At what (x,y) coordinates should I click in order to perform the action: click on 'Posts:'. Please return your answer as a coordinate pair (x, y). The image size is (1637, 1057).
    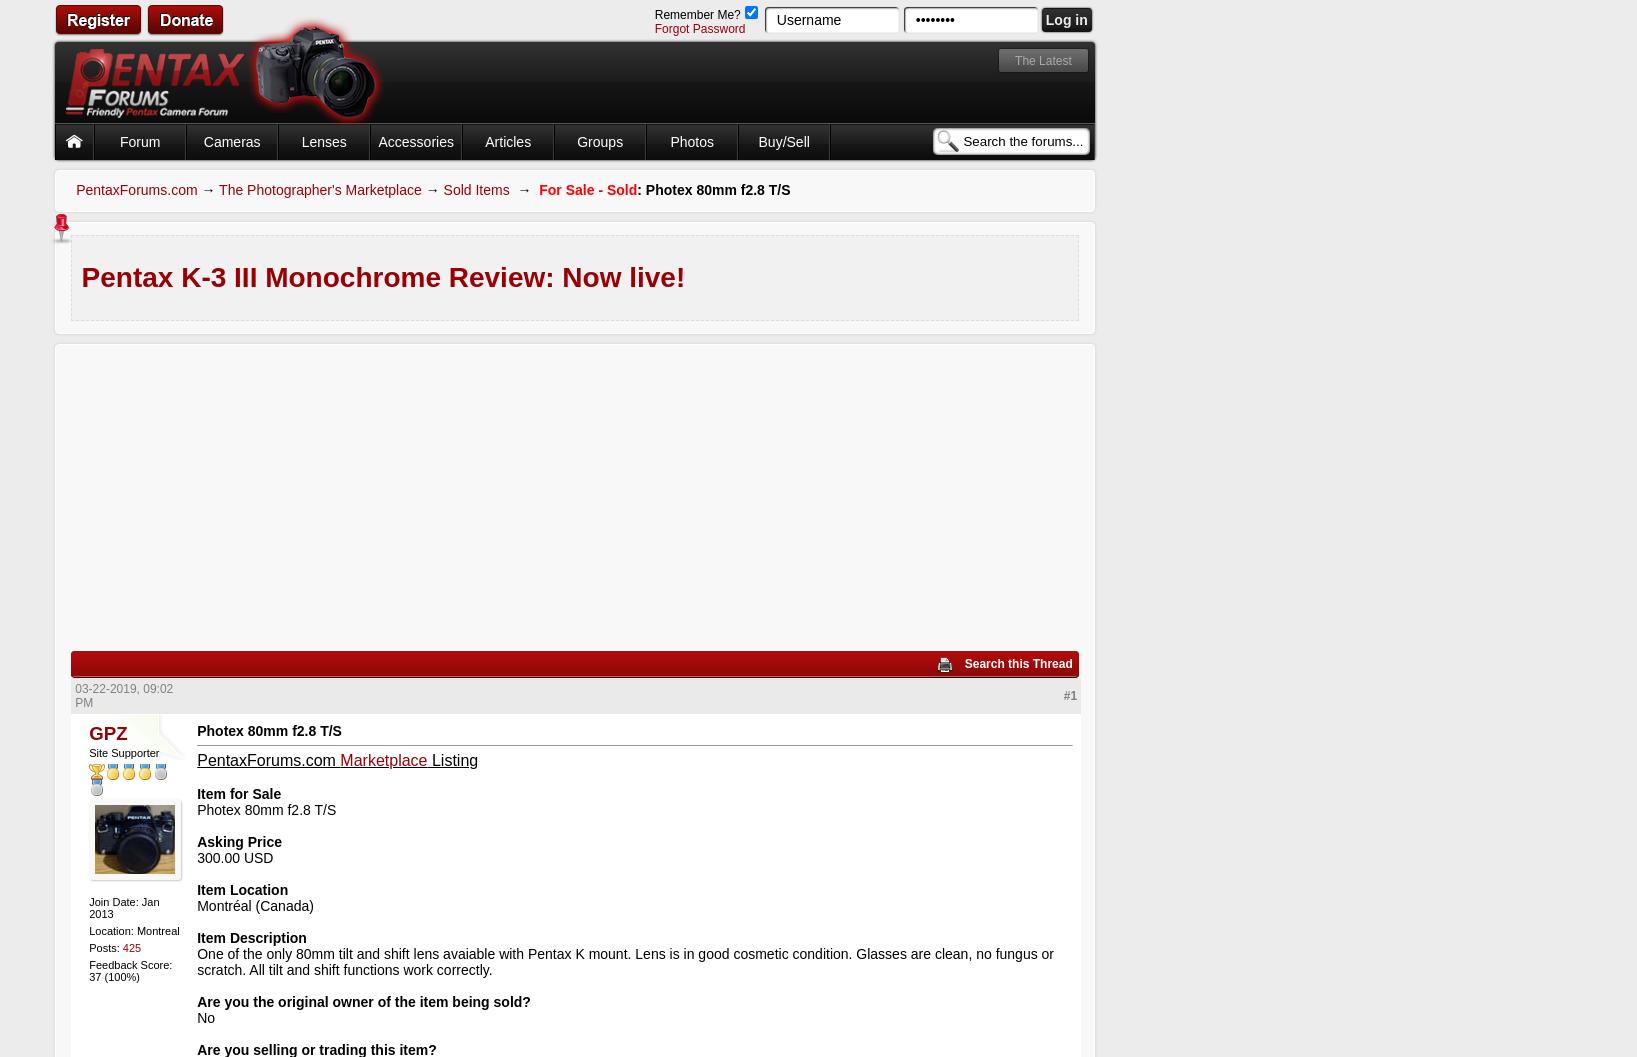
    Looking at the image, I should click on (105, 946).